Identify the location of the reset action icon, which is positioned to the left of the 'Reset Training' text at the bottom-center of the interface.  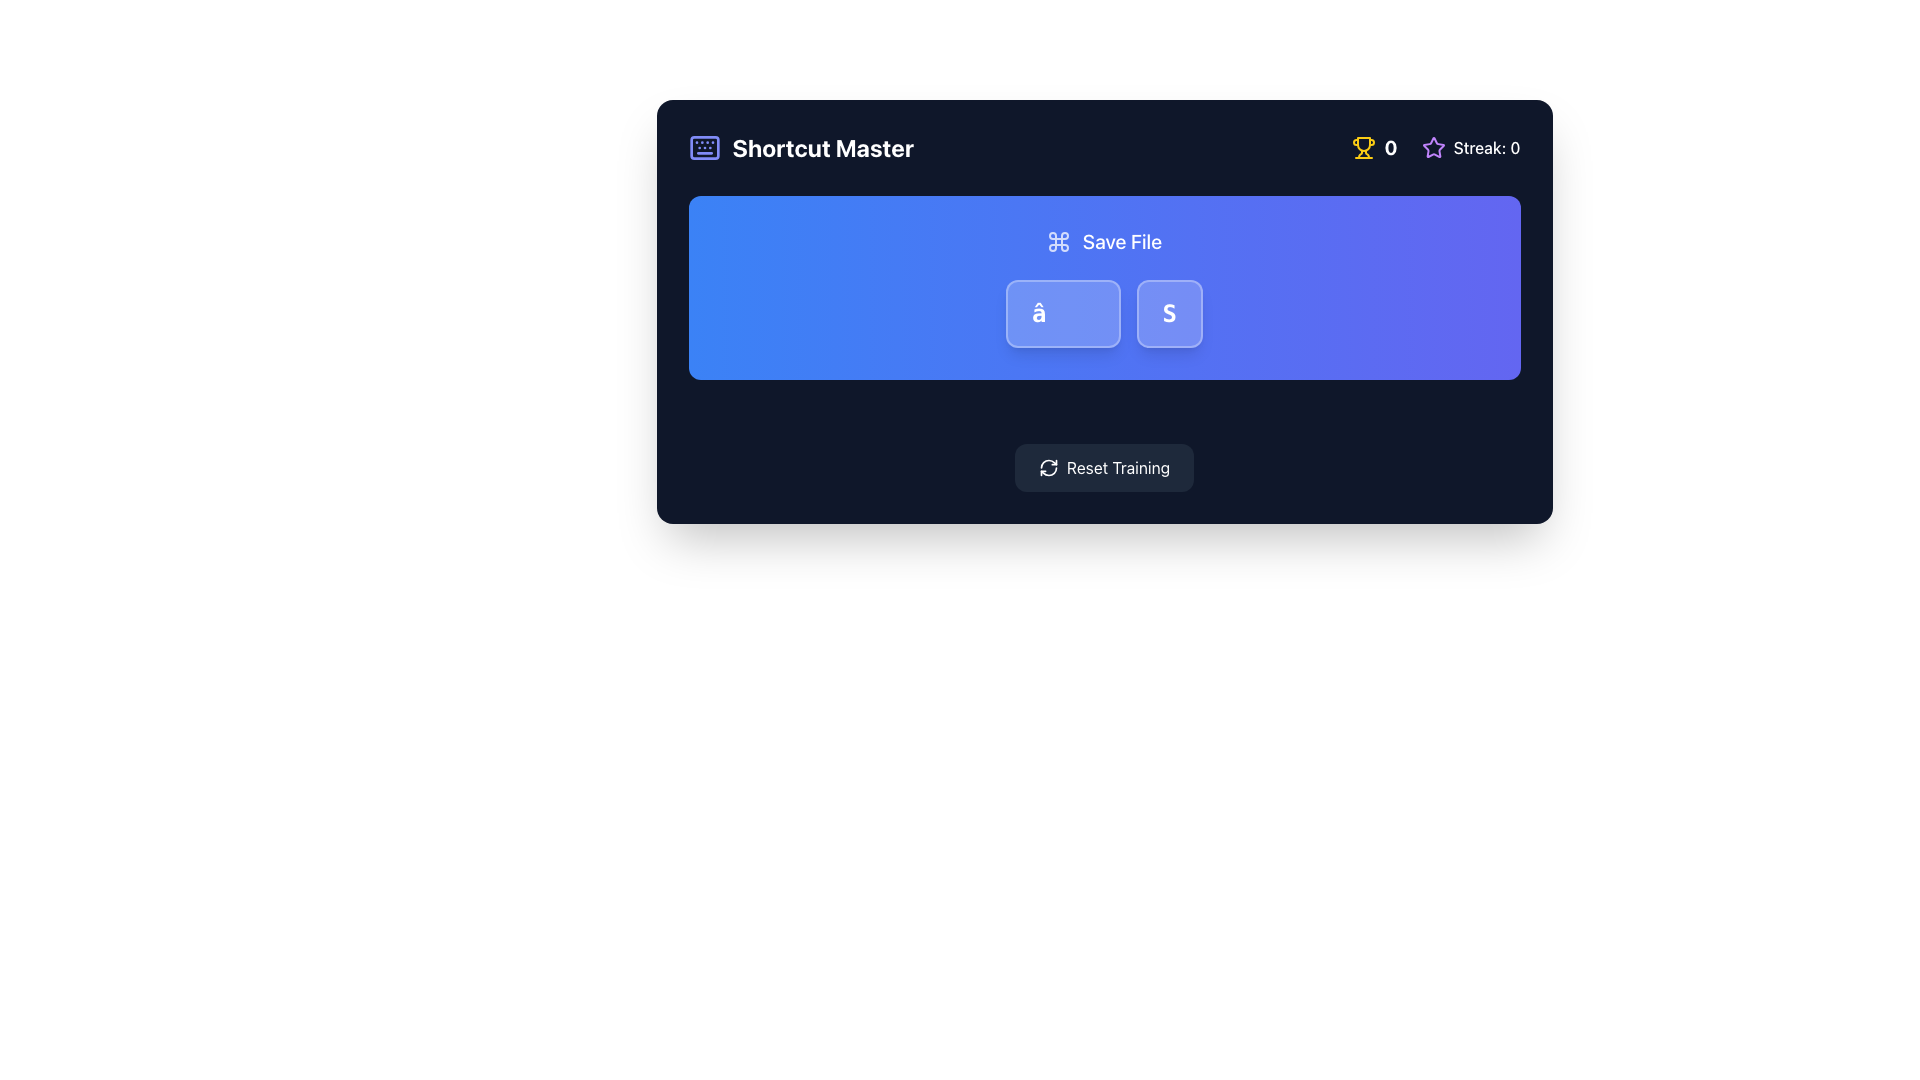
(1047, 467).